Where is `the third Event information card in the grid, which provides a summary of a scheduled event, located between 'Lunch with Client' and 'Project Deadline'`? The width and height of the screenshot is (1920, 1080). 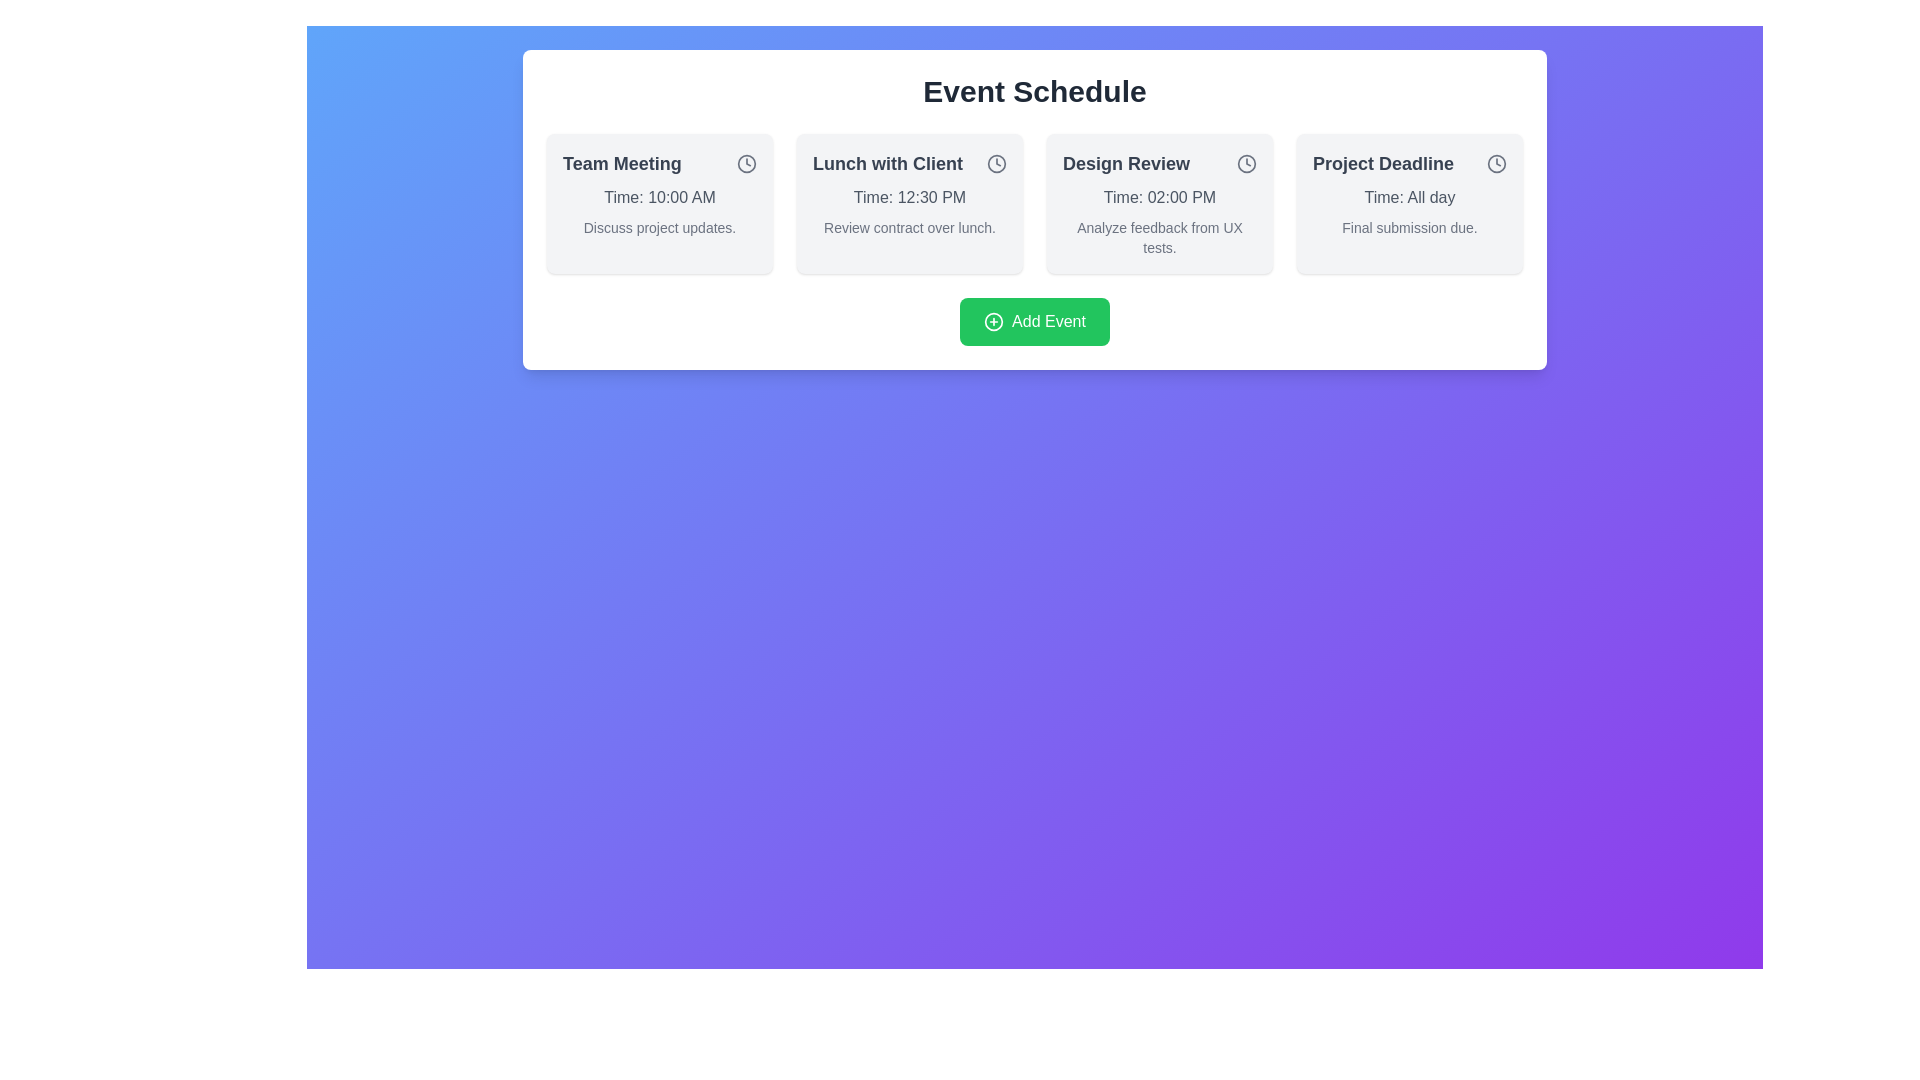
the third Event information card in the grid, which provides a summary of a scheduled event, located between 'Lunch with Client' and 'Project Deadline' is located at coordinates (1160, 204).